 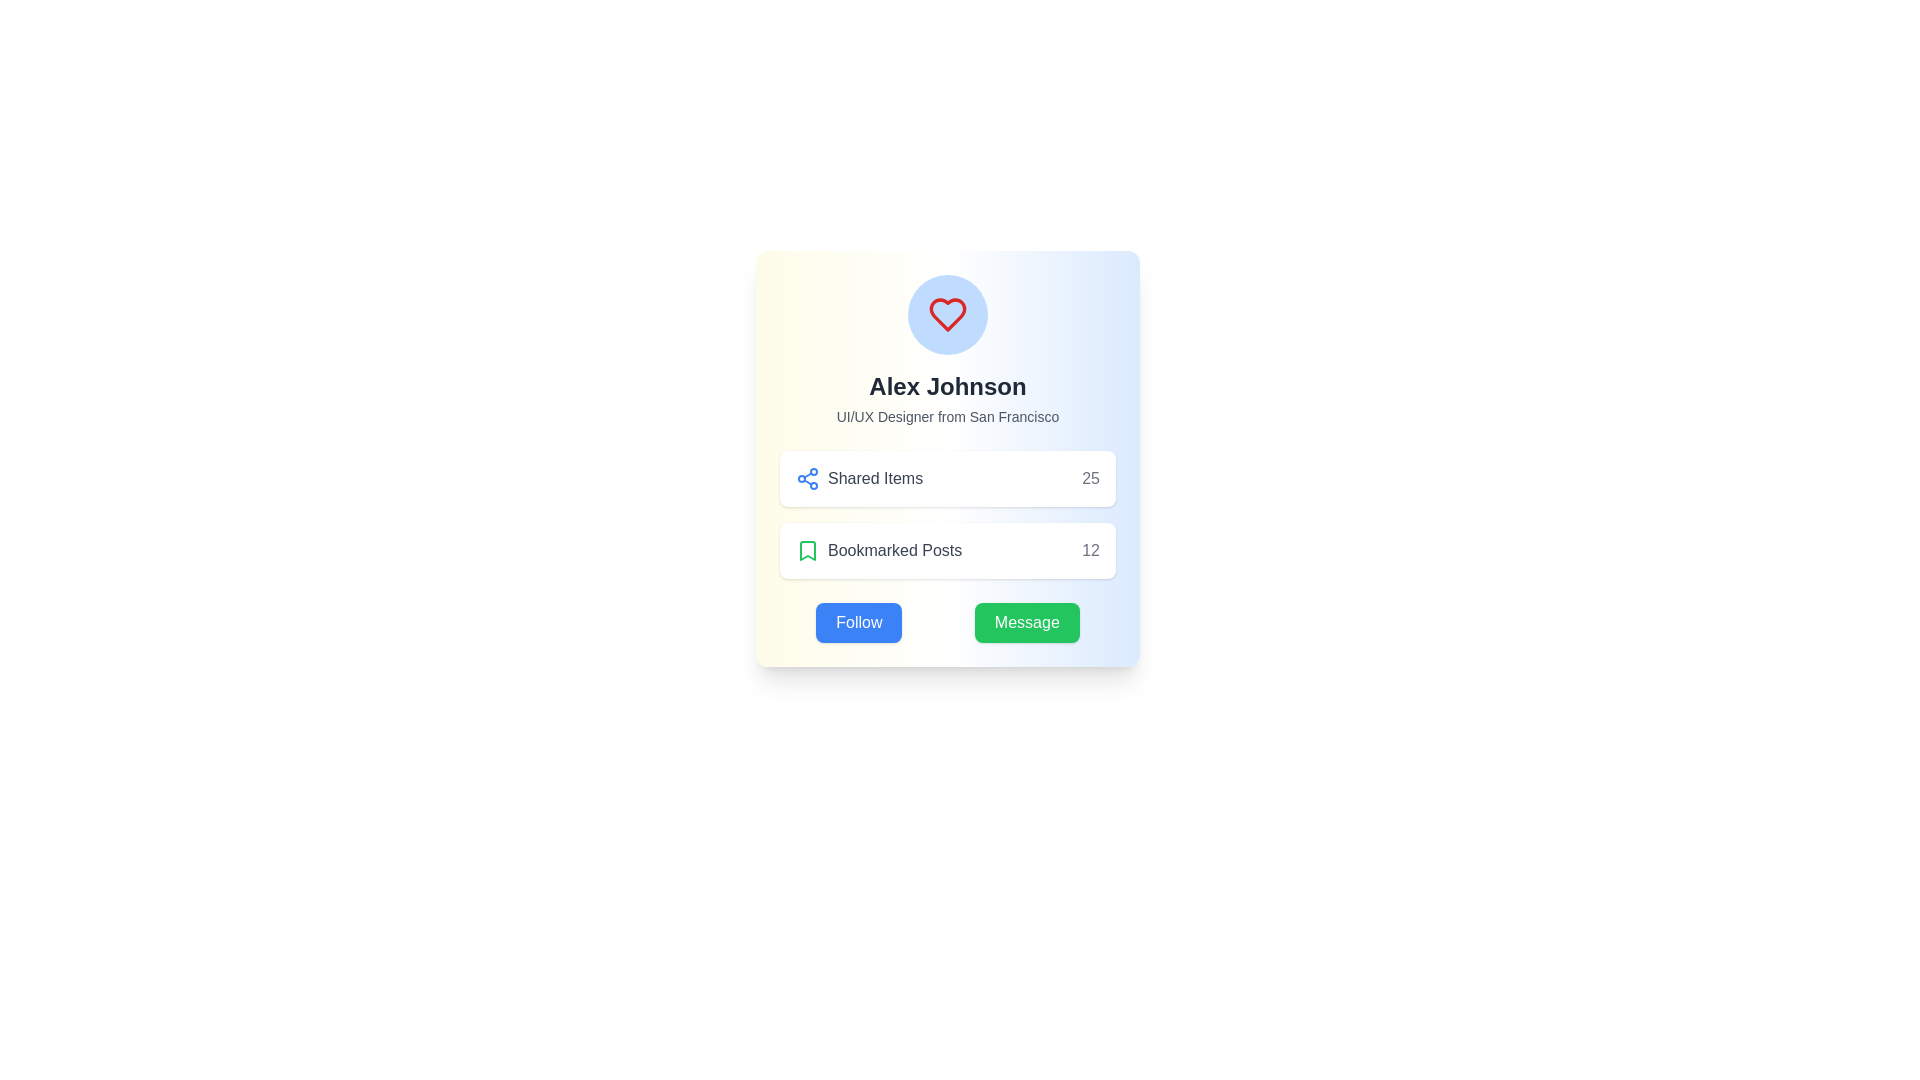 What do you see at coordinates (859, 622) in the screenshot?
I see `the blue 'Follow' button with white text` at bounding box center [859, 622].